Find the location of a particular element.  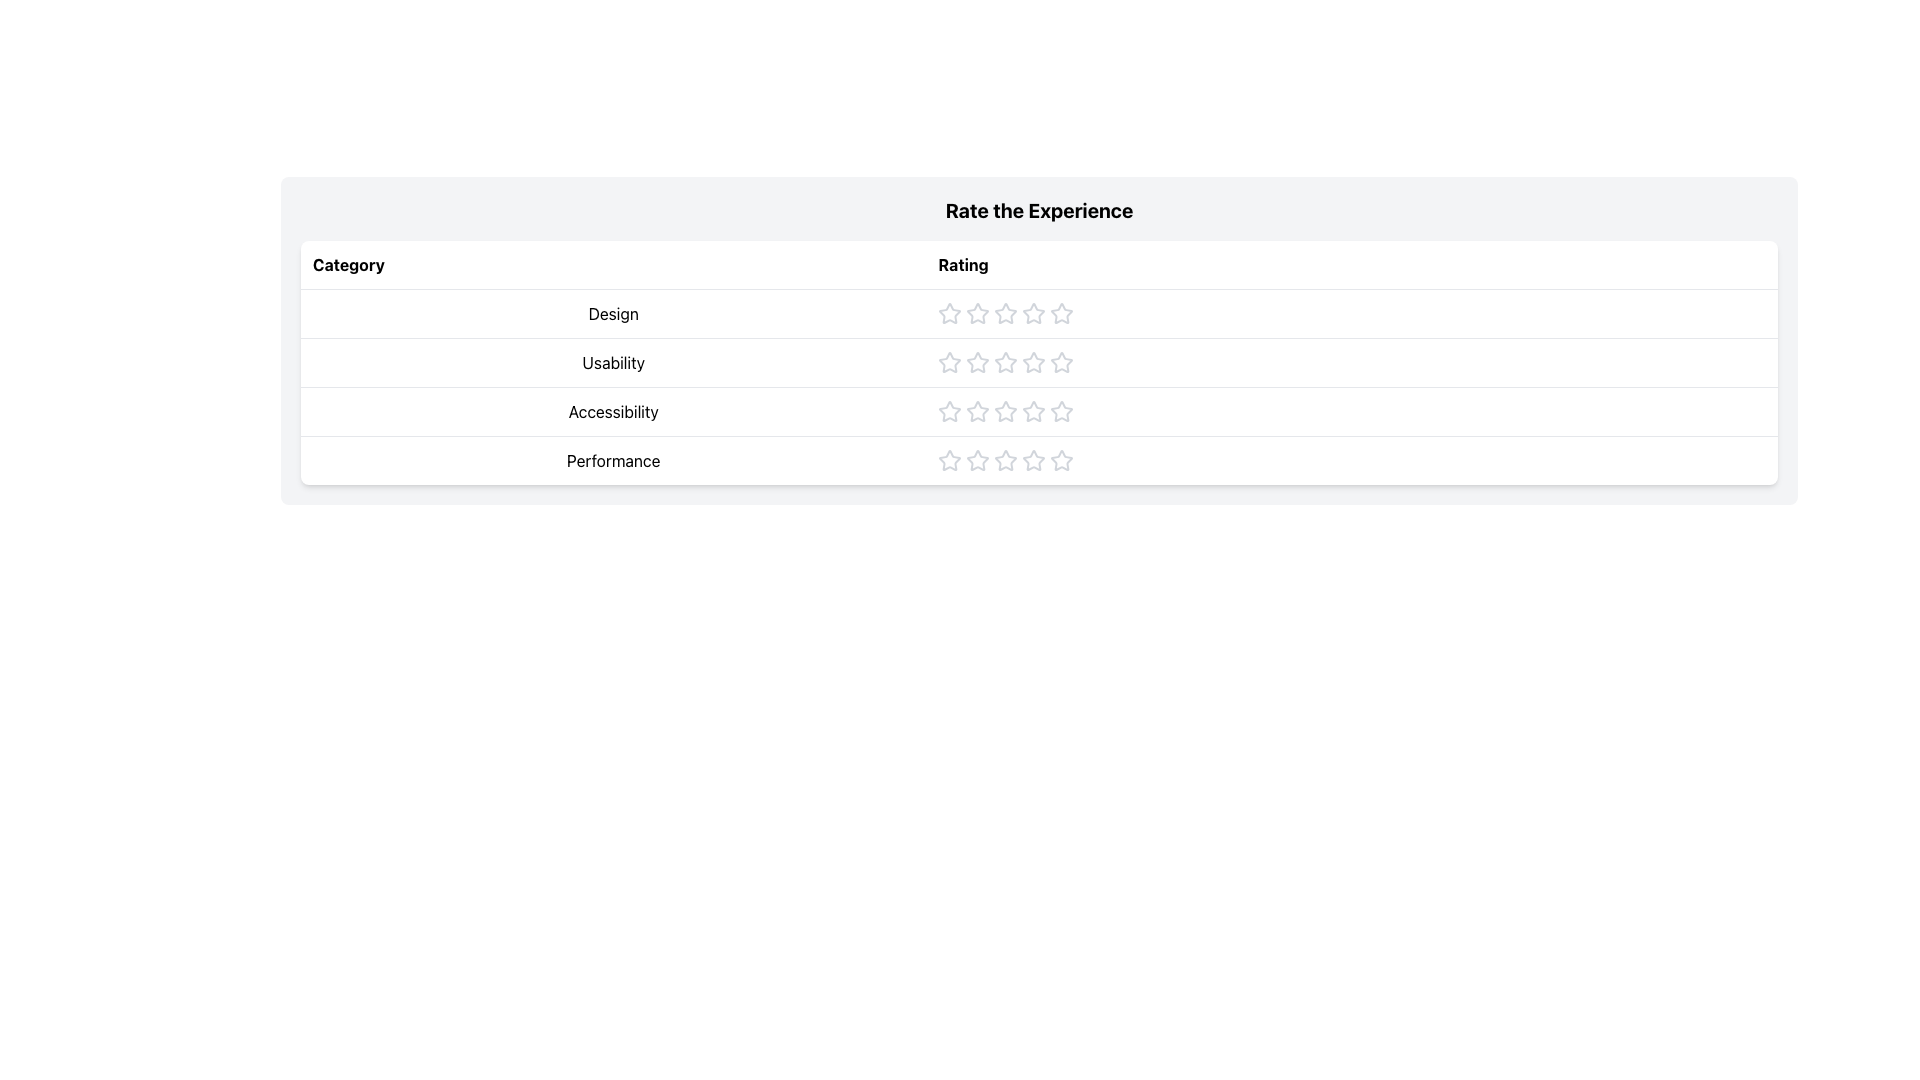

the third star icon in the 'Performance' category is located at coordinates (1006, 460).